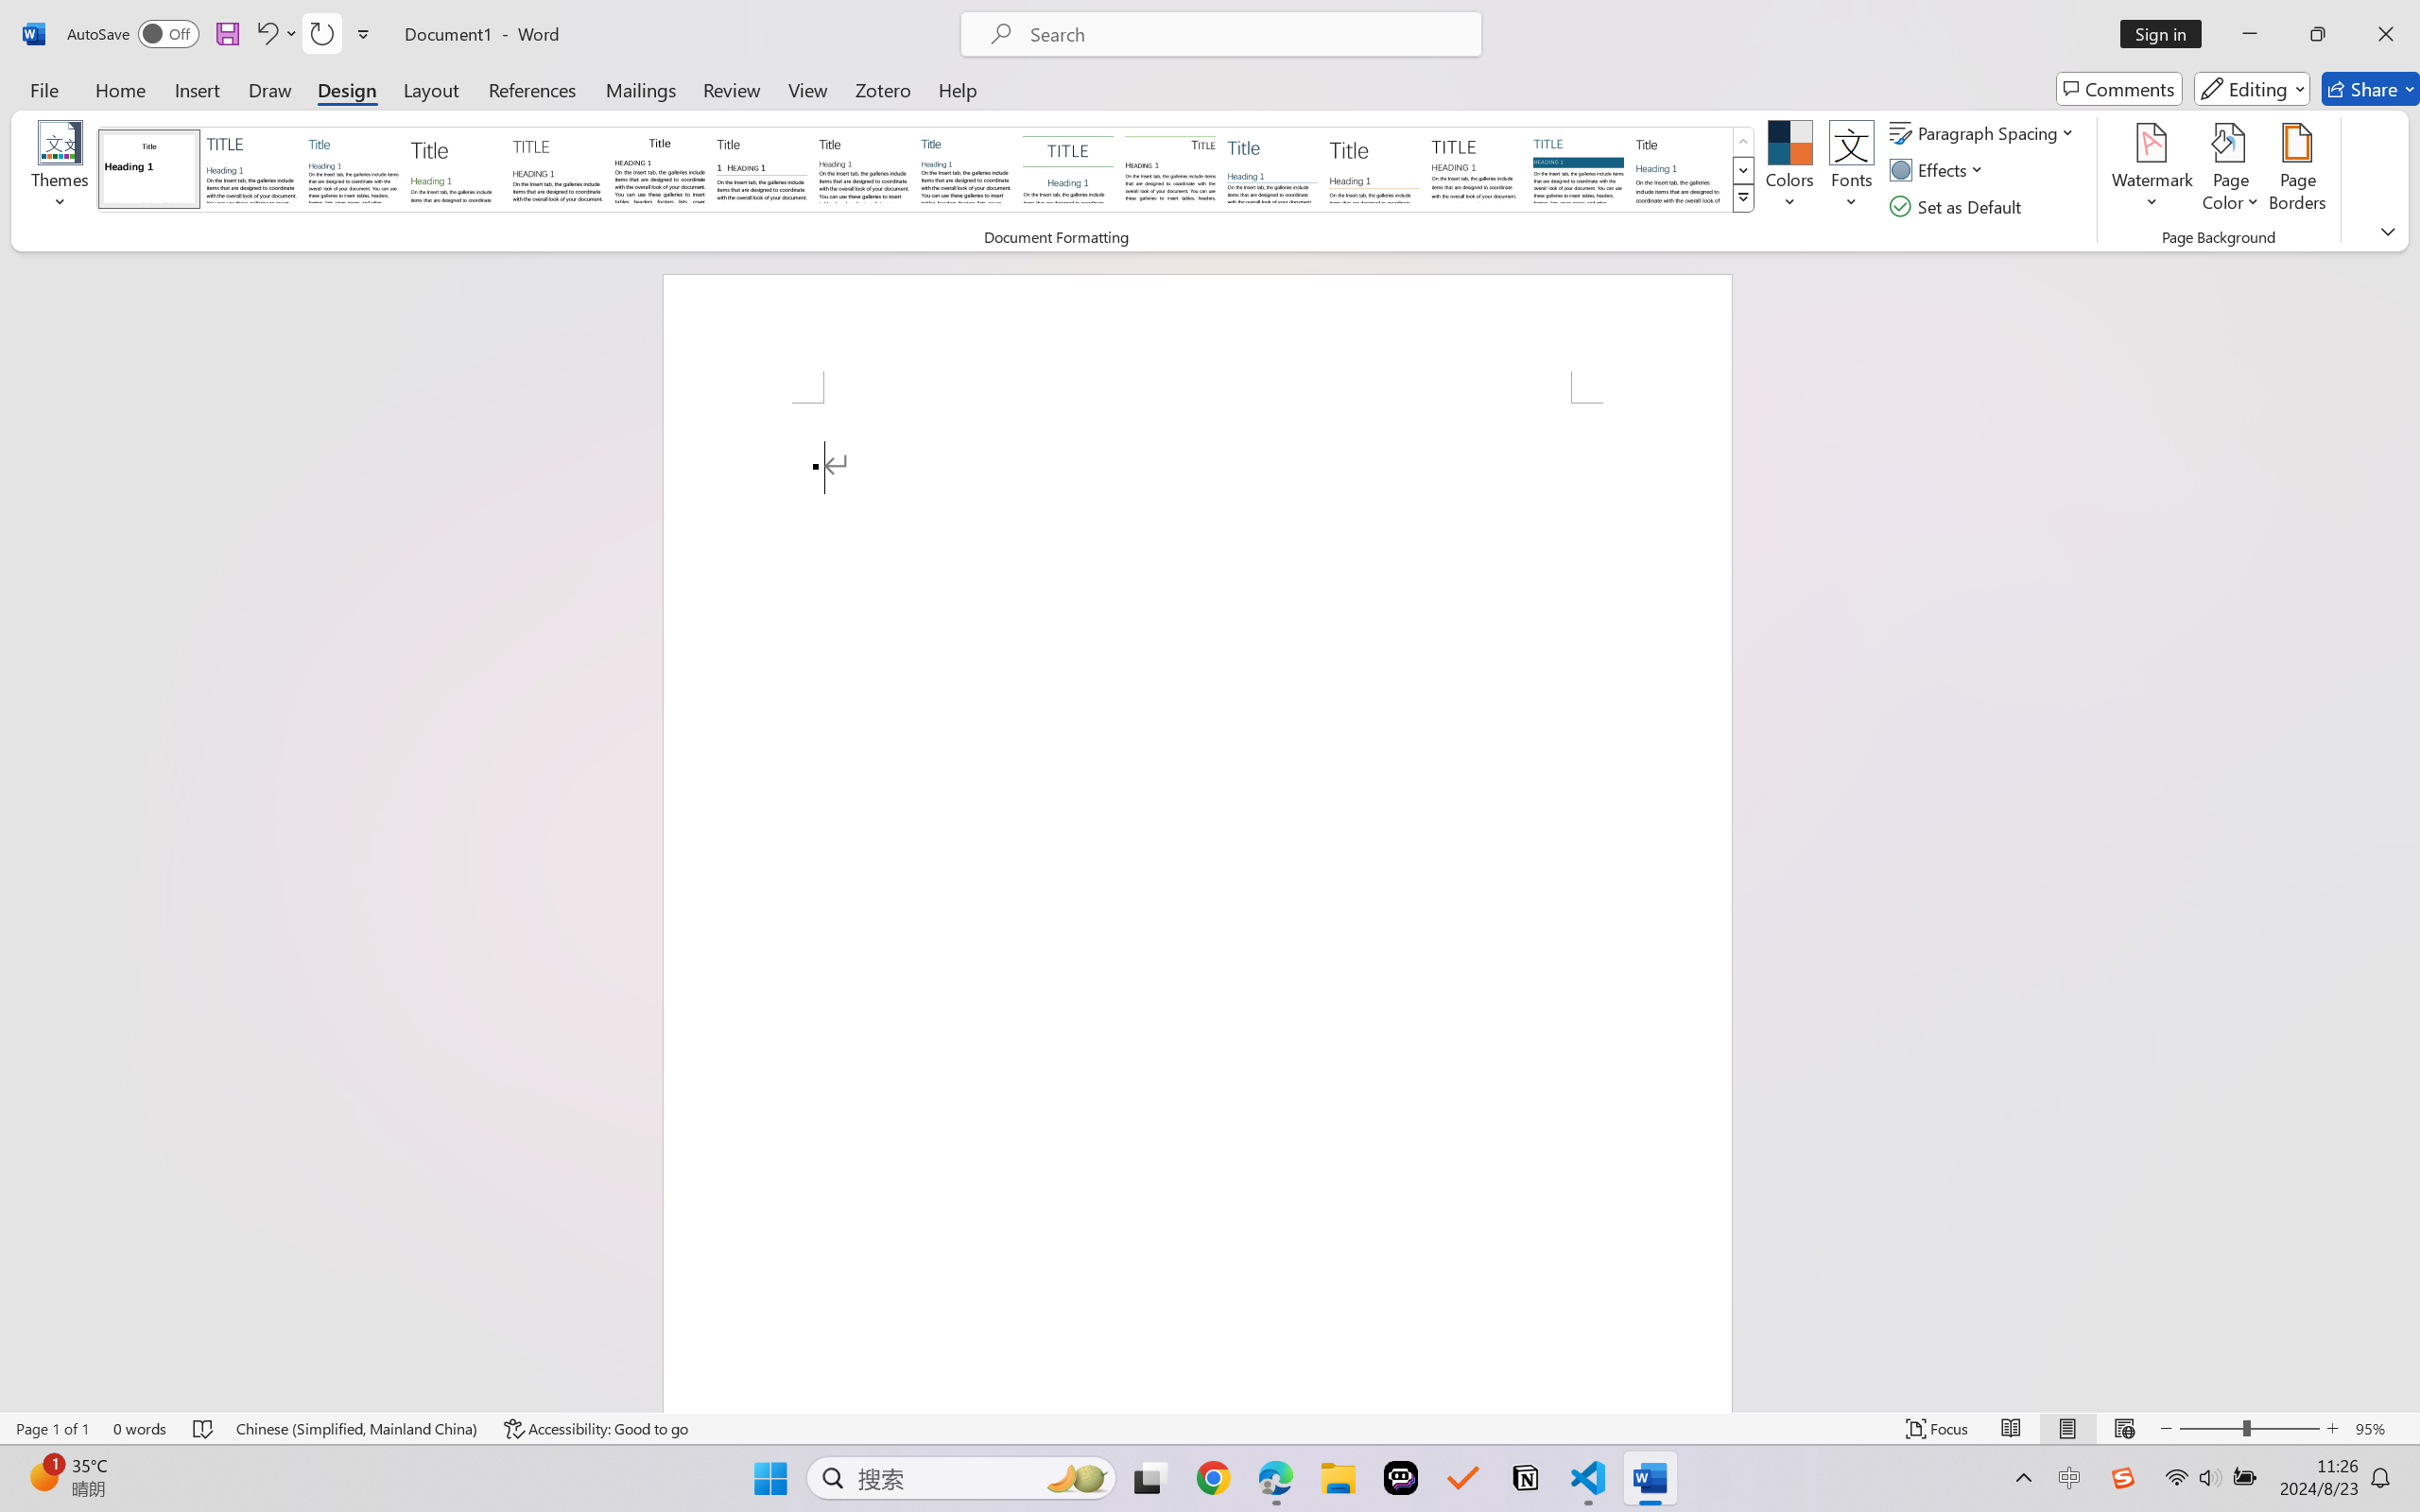  Describe the element at coordinates (320, 33) in the screenshot. I see `'Repeat Style'` at that location.